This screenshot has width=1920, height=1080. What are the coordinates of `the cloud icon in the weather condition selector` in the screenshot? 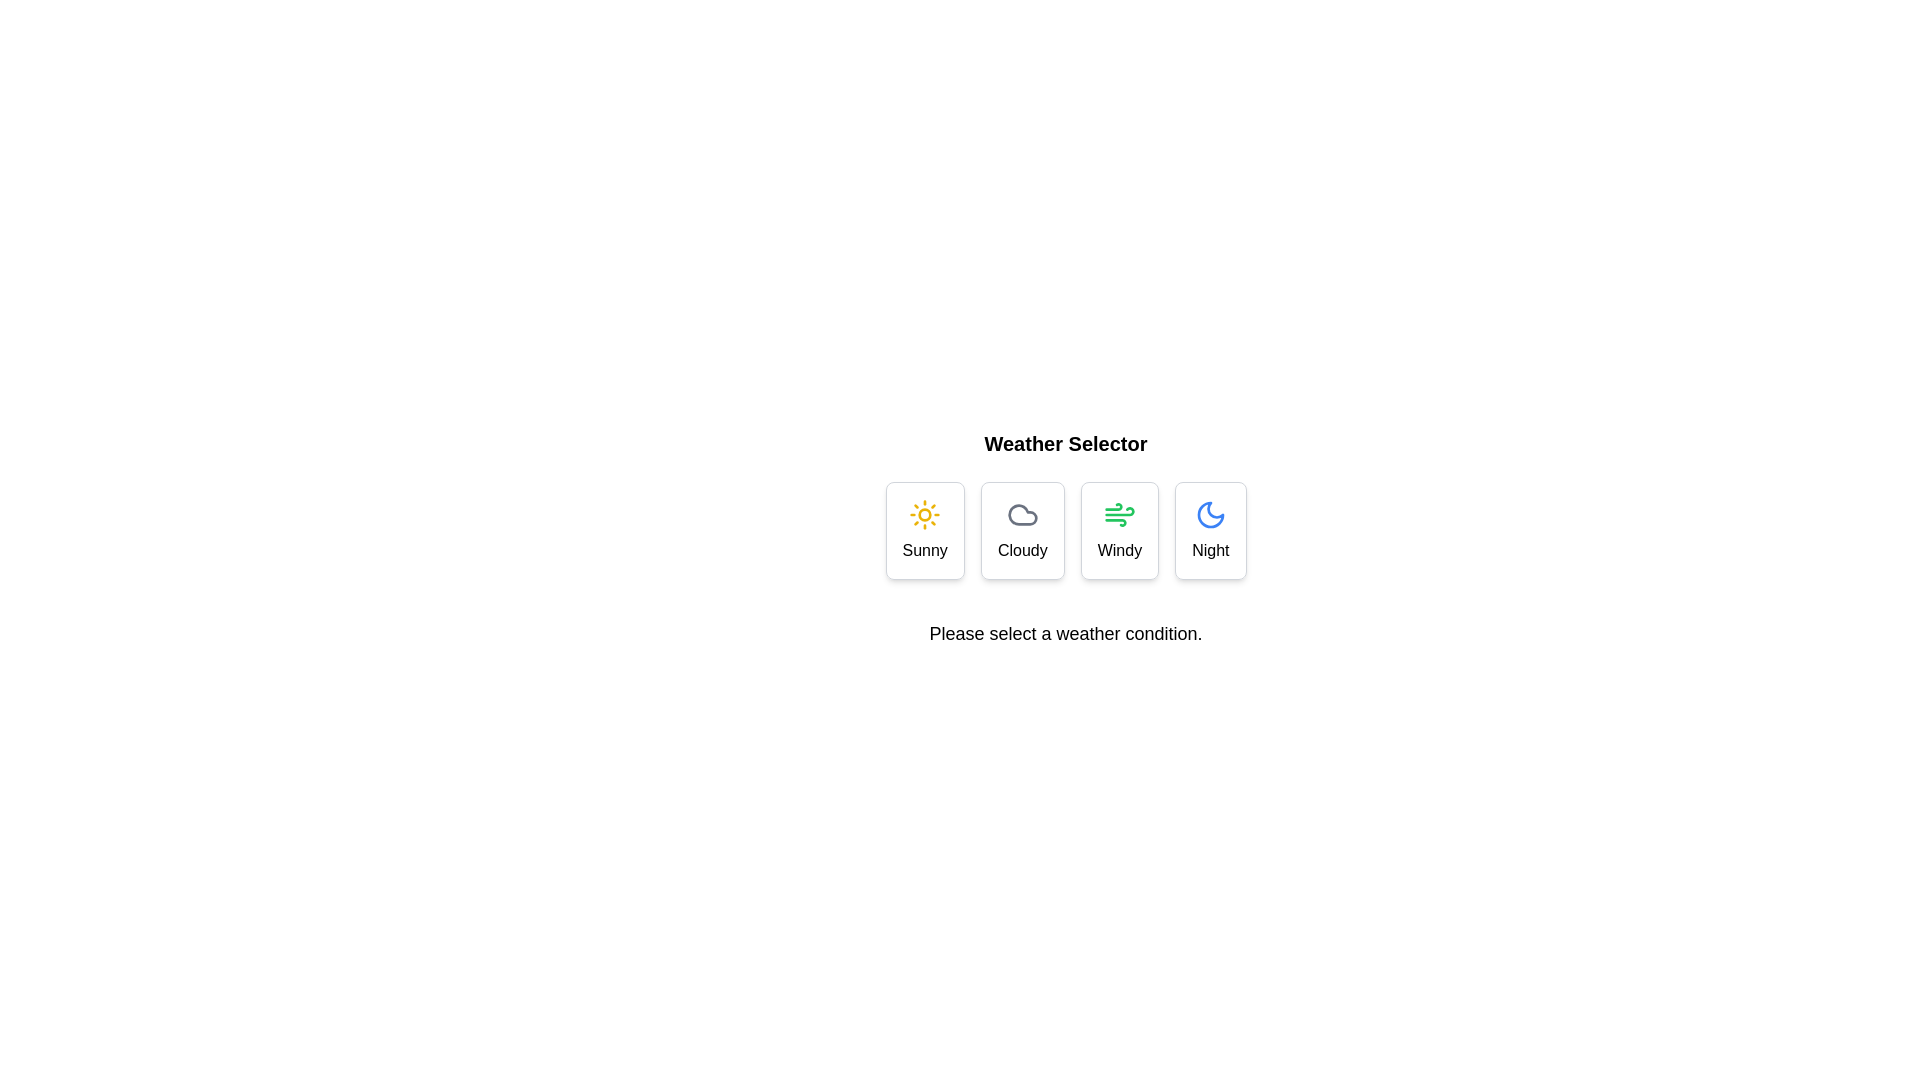 It's located at (1022, 514).